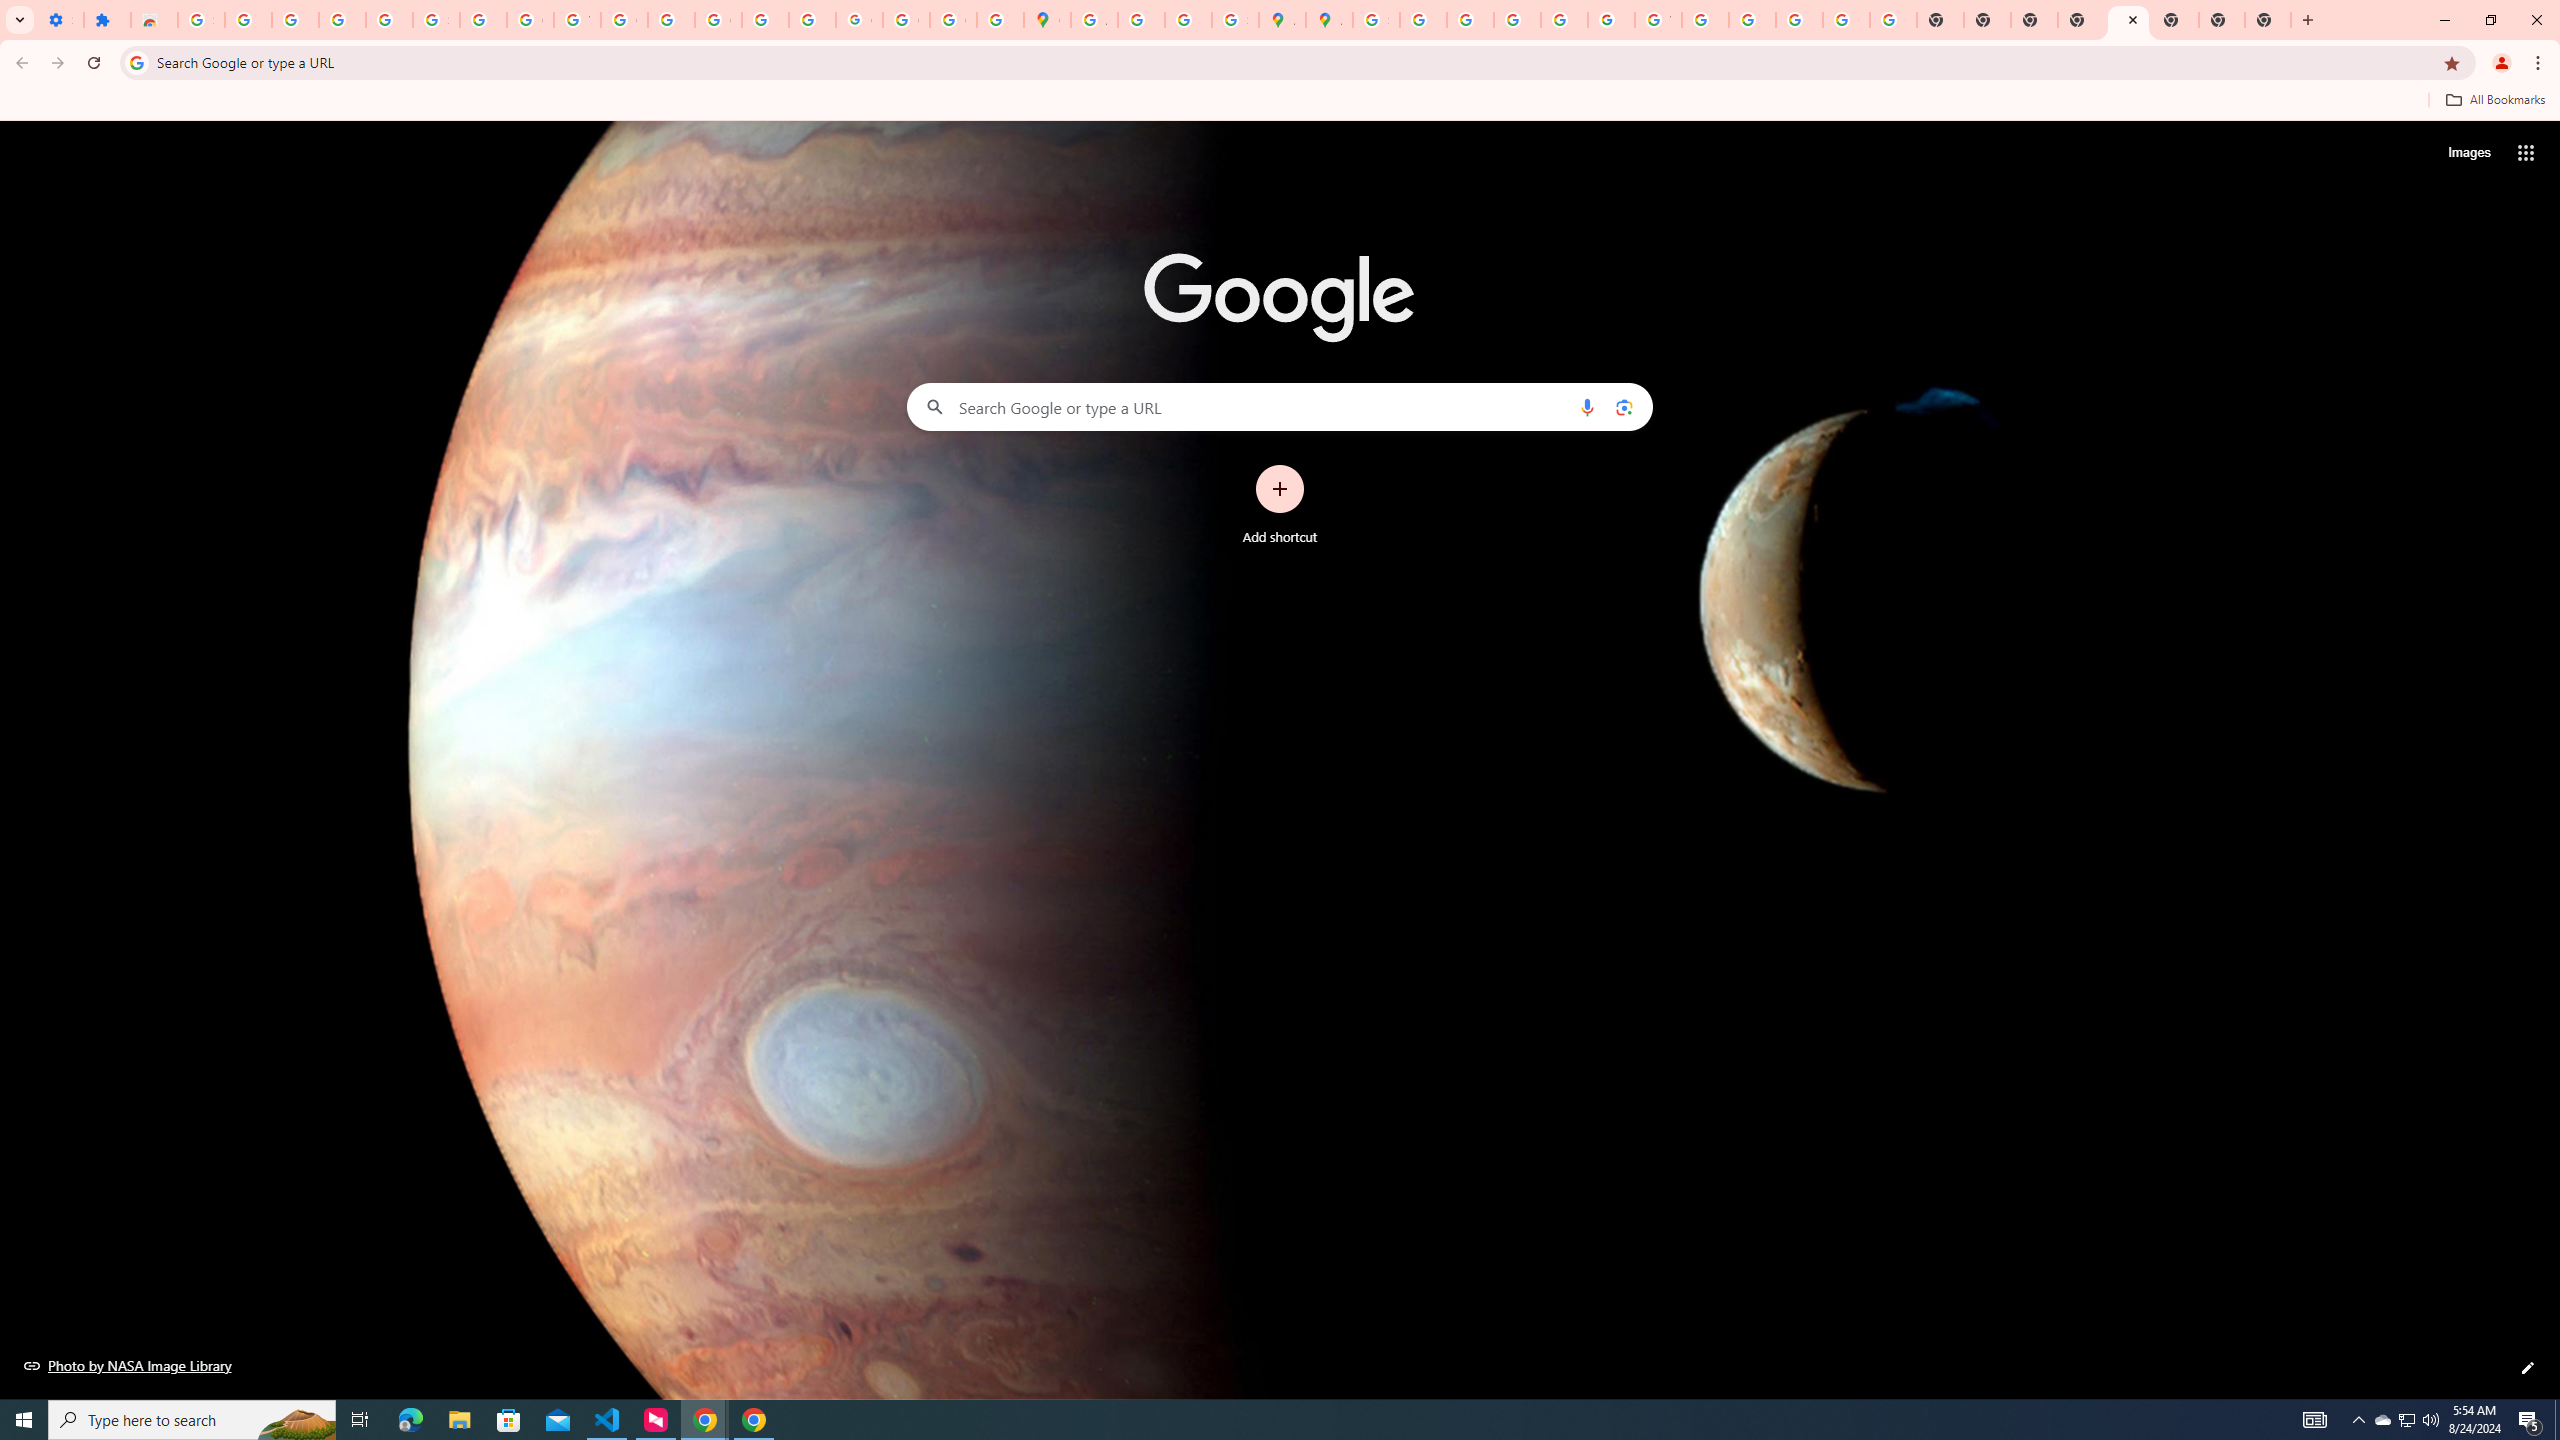 This screenshot has height=1440, width=2560. I want to click on 'Sign in - Google Accounts', so click(199, 19).